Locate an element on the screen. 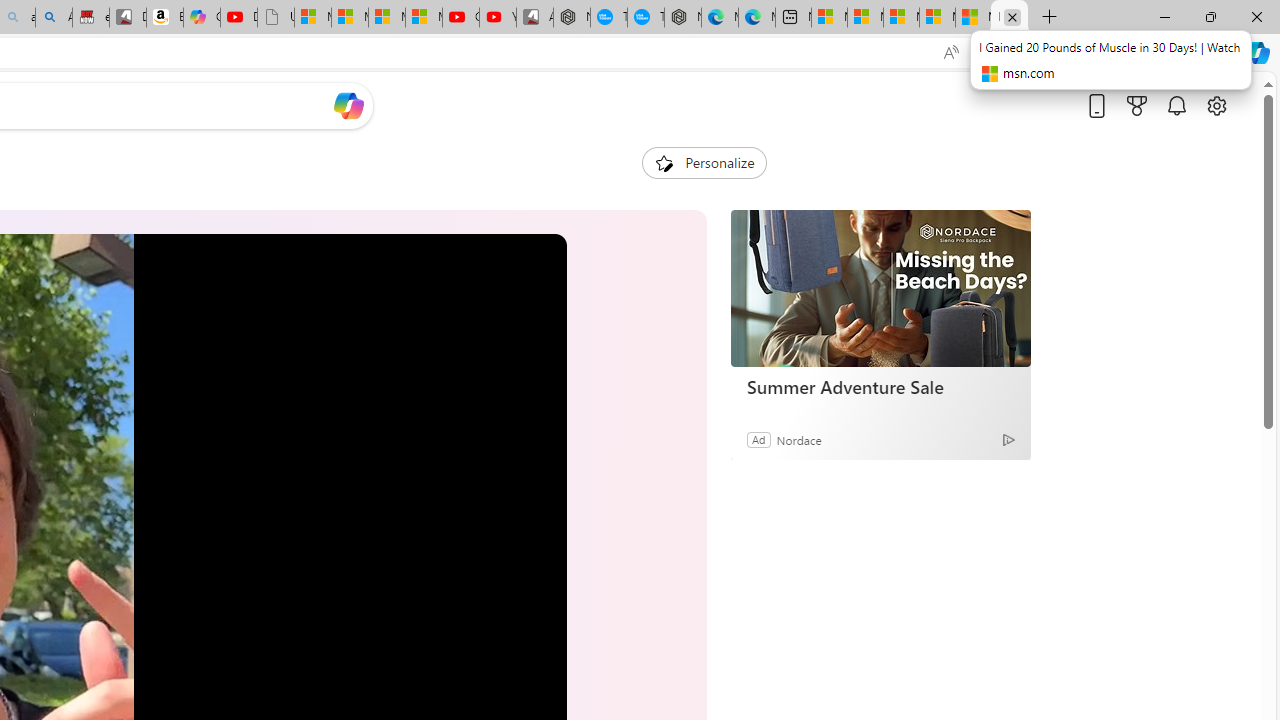 The width and height of the screenshot is (1280, 720). 'Notifications' is located at coordinates (1176, 105).